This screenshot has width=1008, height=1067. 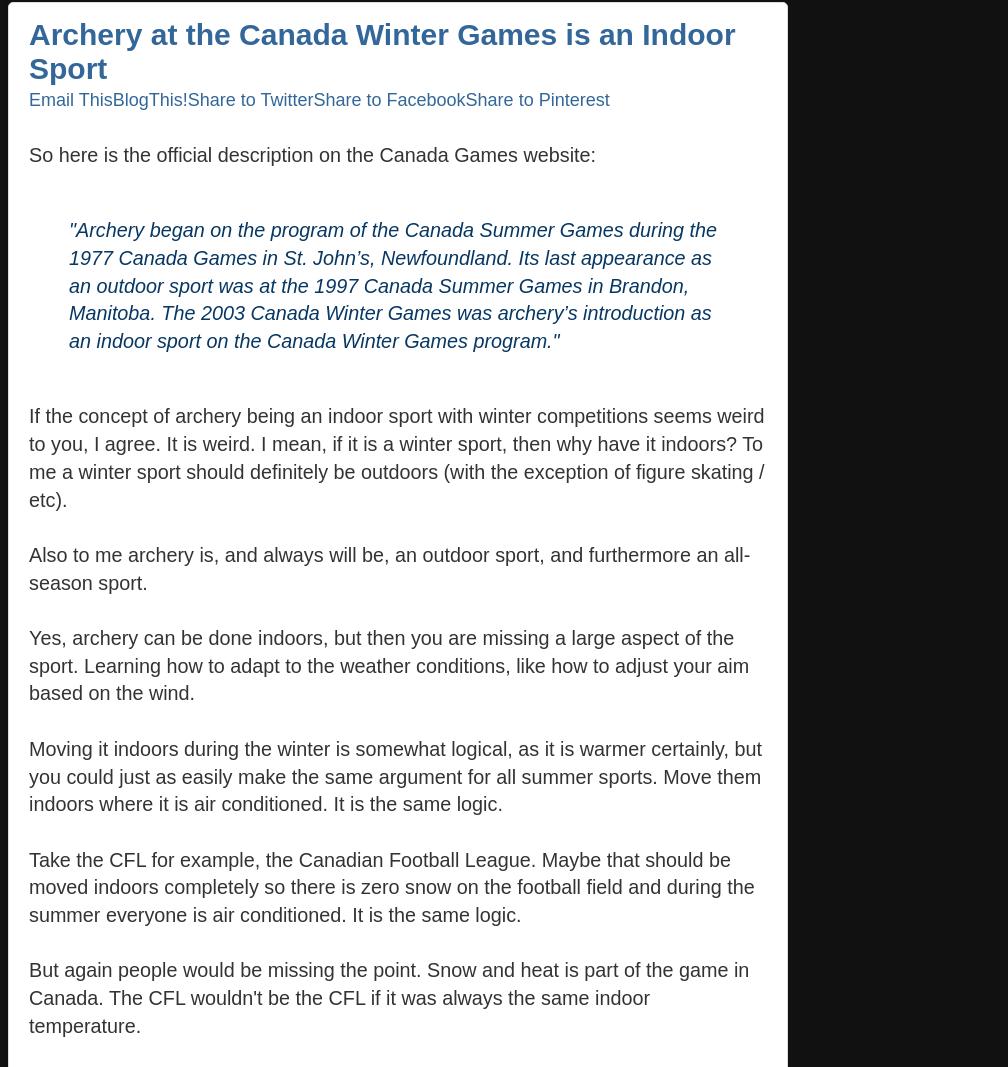 What do you see at coordinates (389, 567) in the screenshot?
I see `'Also to me archery is, and always will be, an outdoor sport, and furthermore an all-season sport.'` at bounding box center [389, 567].